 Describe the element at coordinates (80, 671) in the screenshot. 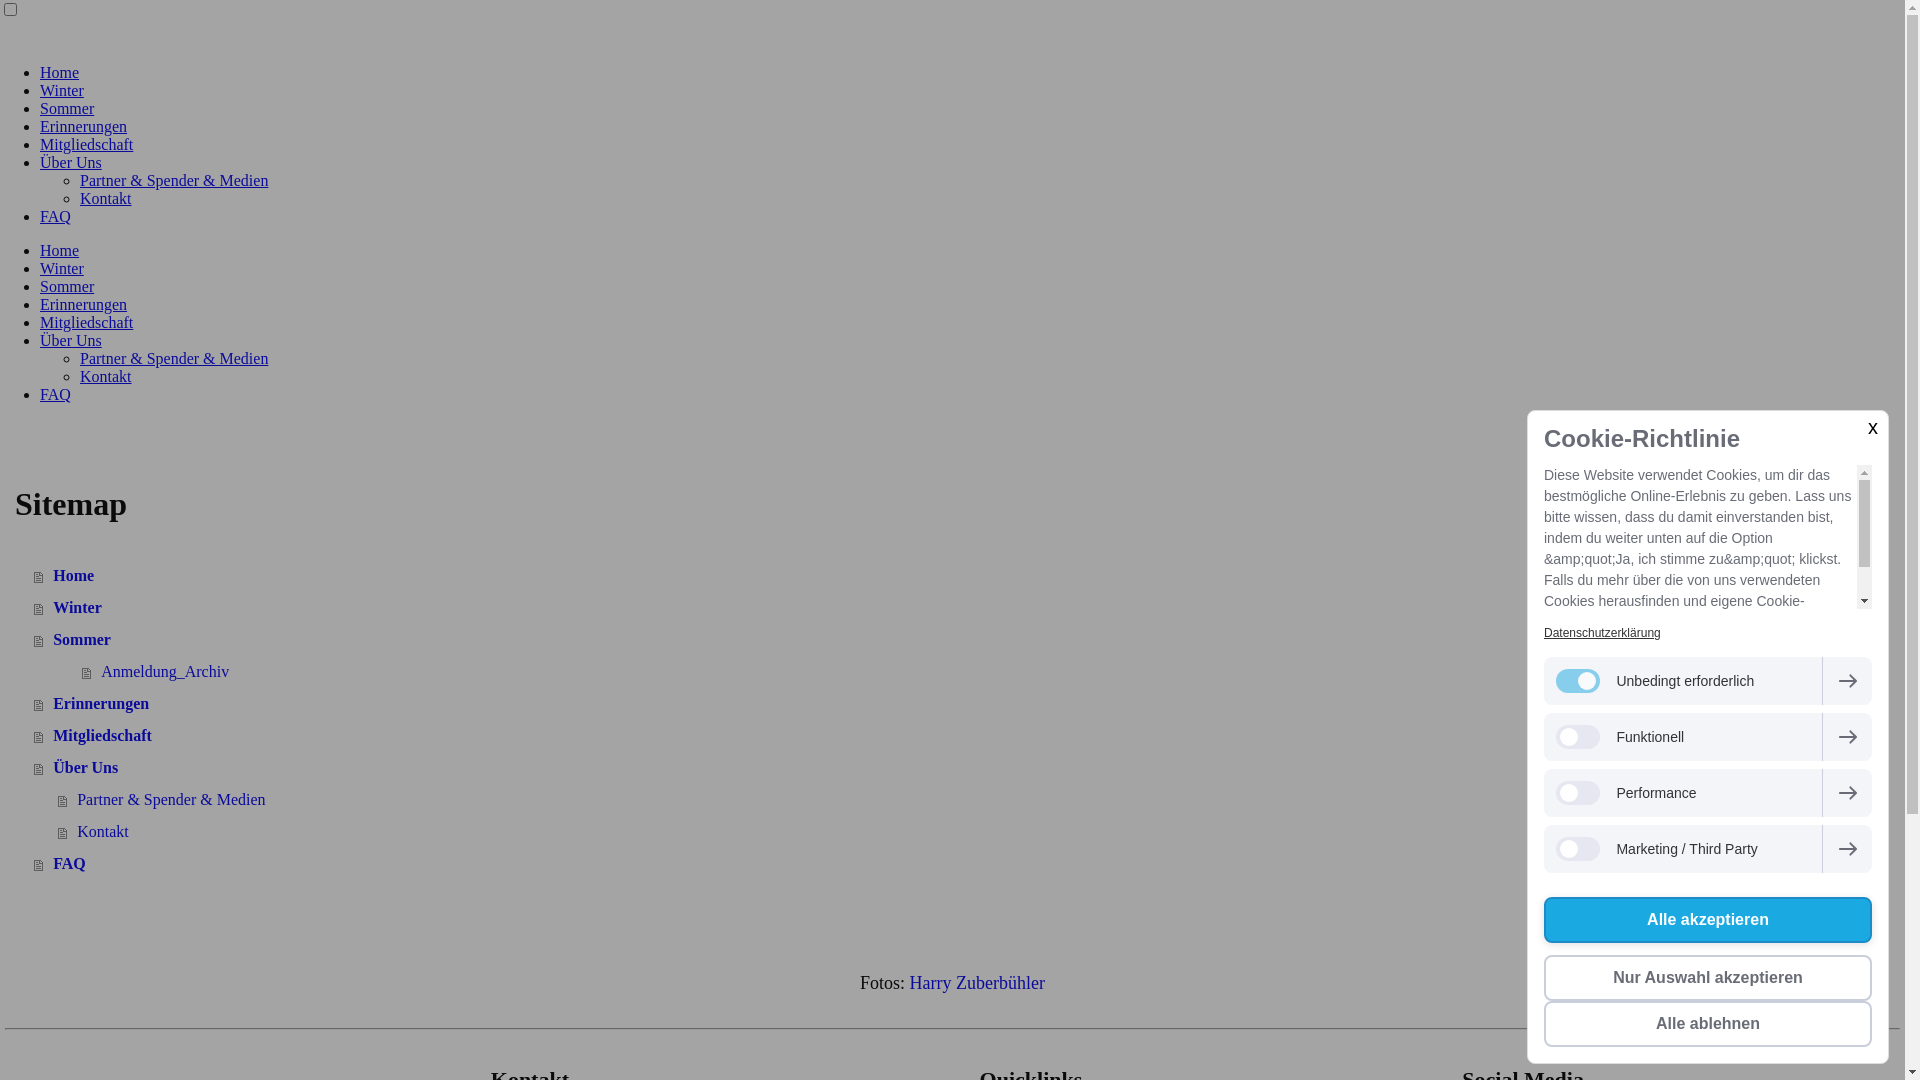

I see `'Anmeldung_Archiv'` at that location.